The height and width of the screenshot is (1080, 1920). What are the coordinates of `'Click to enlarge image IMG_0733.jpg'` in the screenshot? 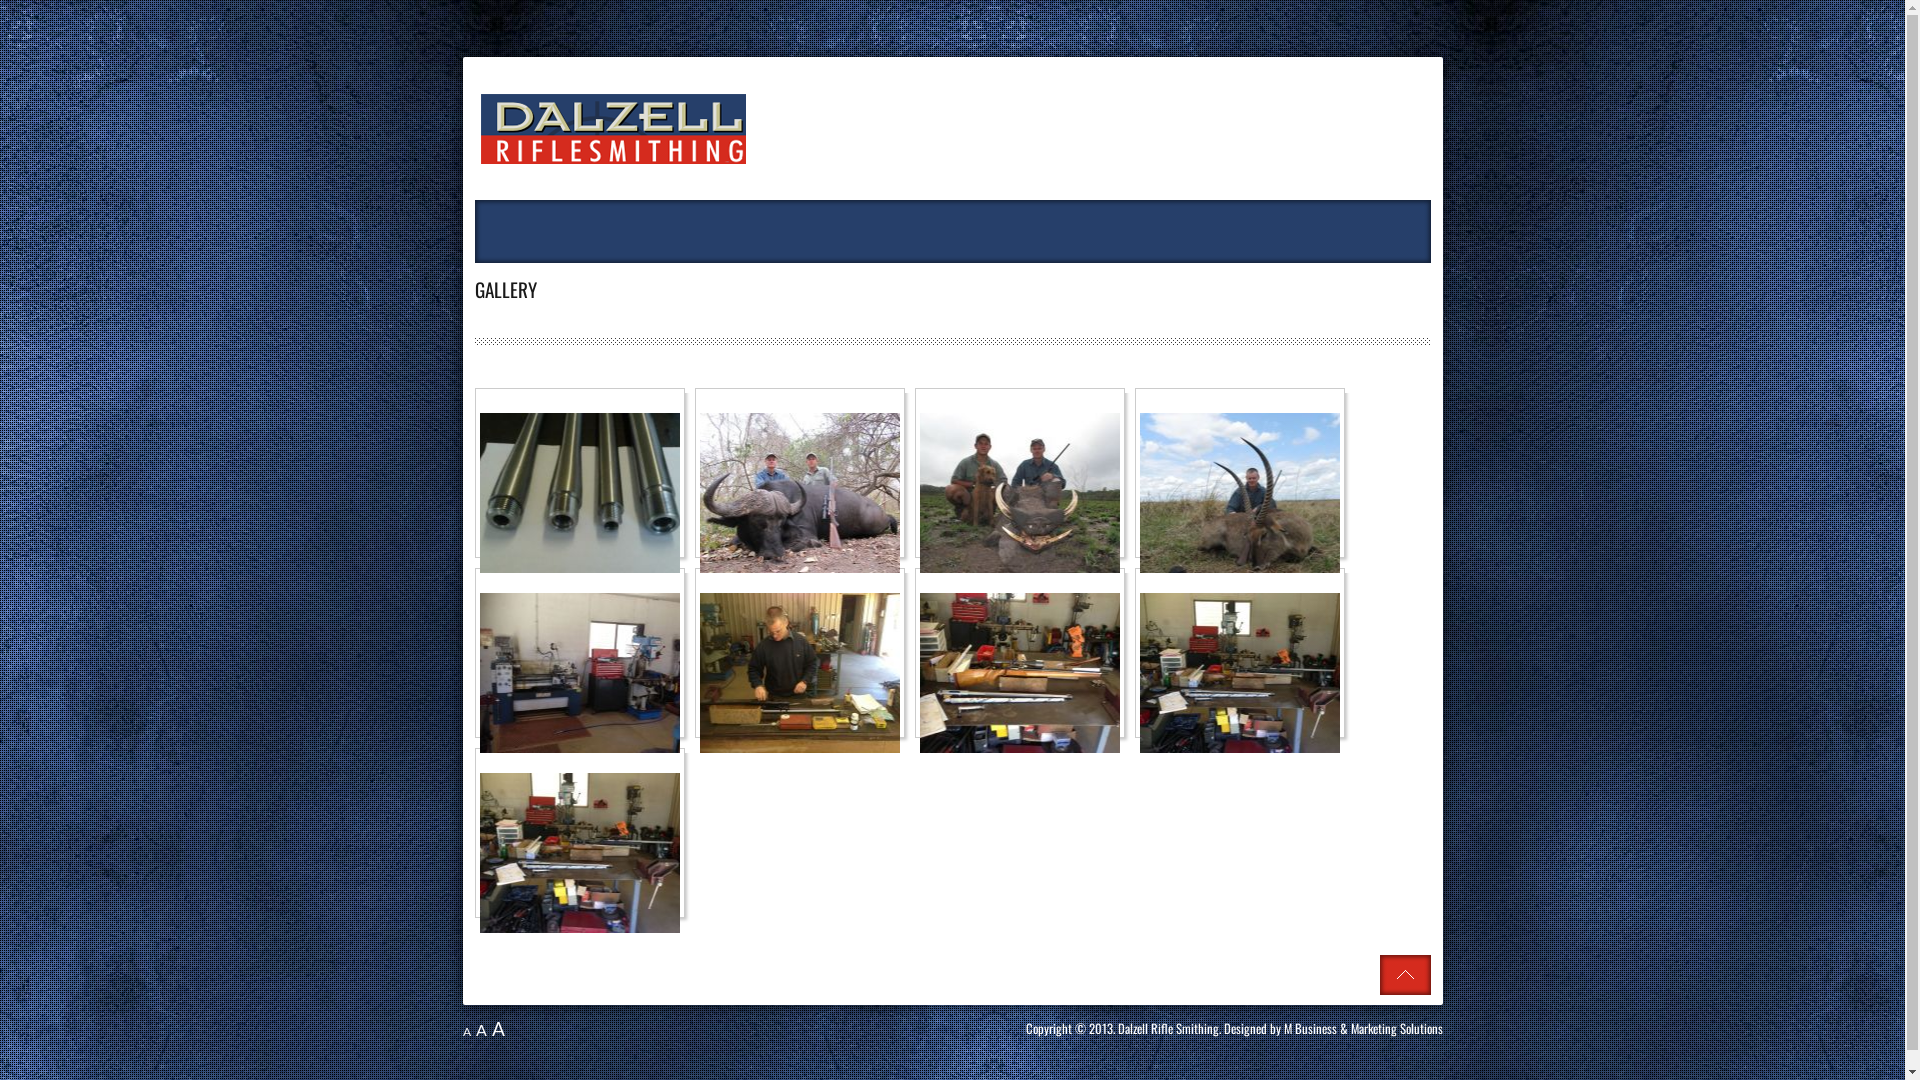 It's located at (1019, 493).